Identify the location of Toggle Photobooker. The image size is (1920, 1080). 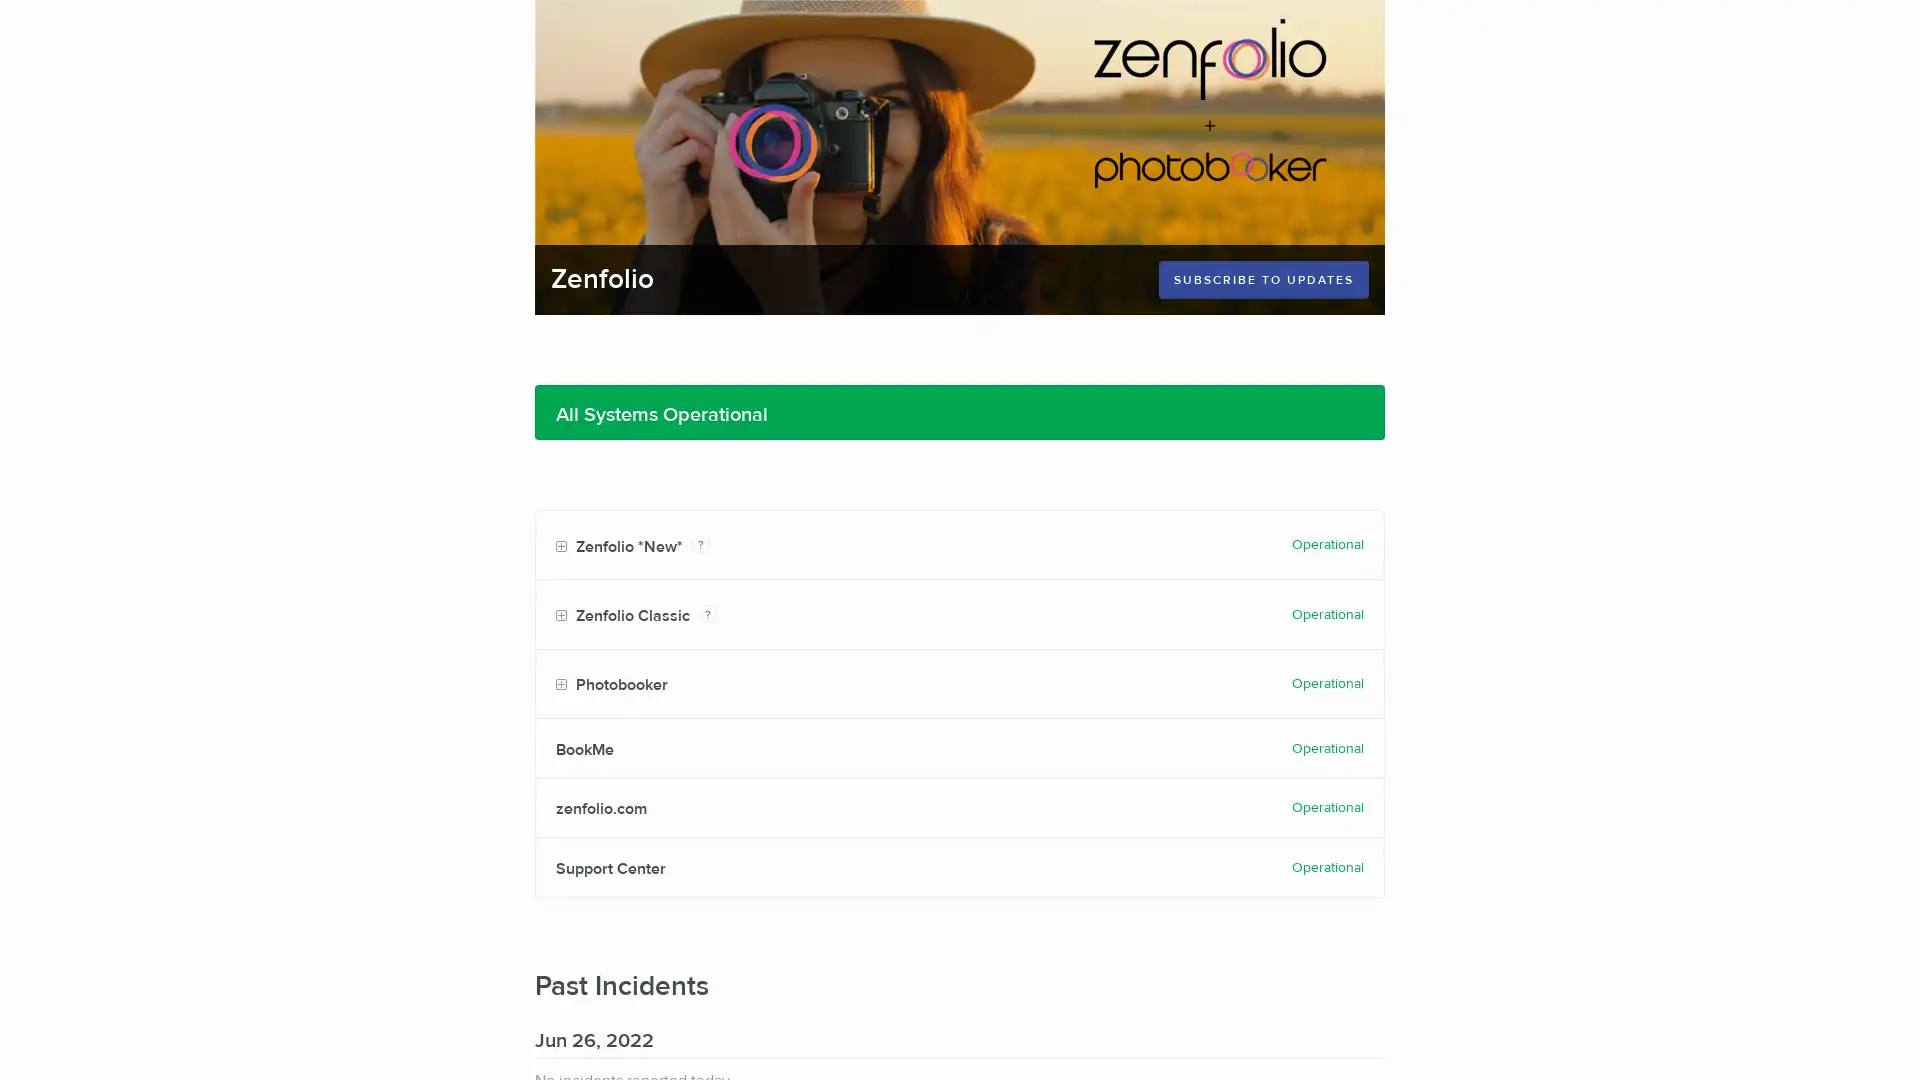
(560, 684).